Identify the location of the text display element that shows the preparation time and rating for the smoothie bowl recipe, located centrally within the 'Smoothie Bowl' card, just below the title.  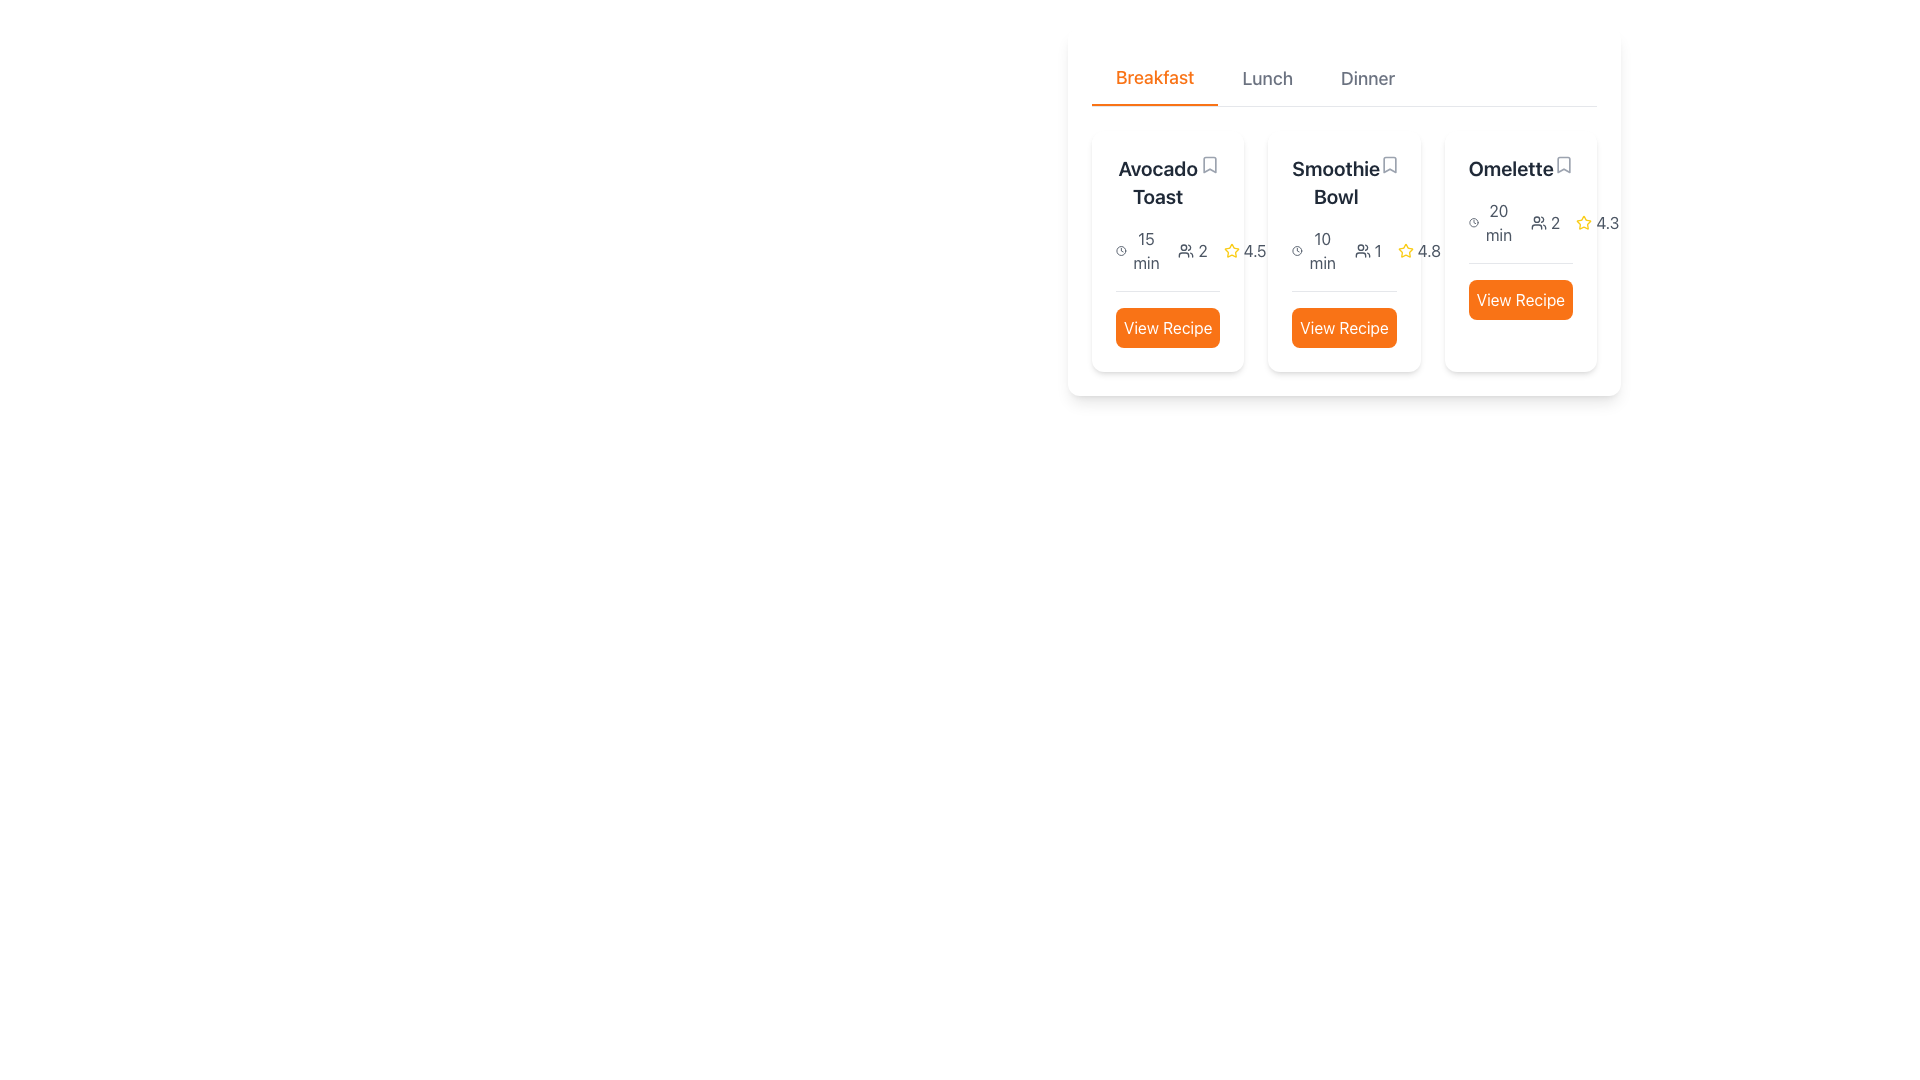
(1344, 249).